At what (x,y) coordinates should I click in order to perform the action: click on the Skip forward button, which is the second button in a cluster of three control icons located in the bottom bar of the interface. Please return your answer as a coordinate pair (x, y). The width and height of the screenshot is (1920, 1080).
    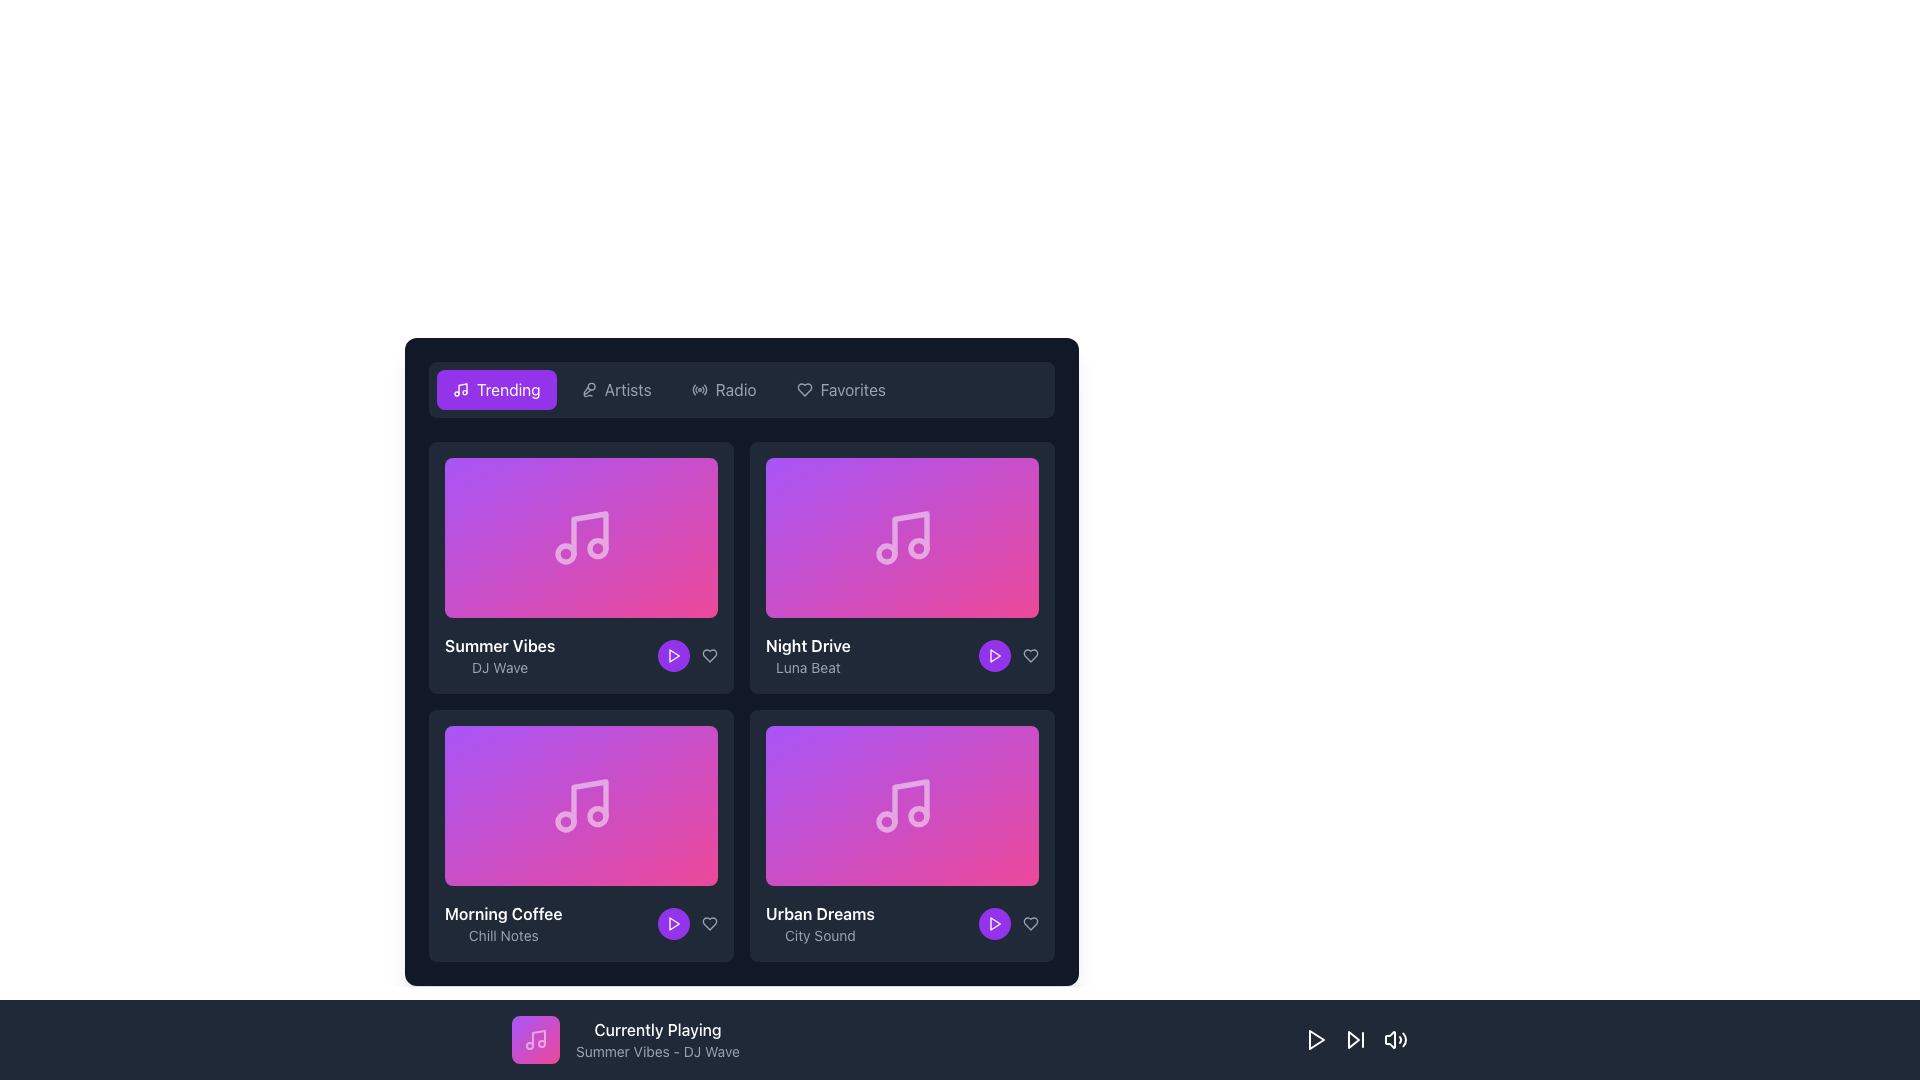
    Looking at the image, I should click on (1356, 1039).